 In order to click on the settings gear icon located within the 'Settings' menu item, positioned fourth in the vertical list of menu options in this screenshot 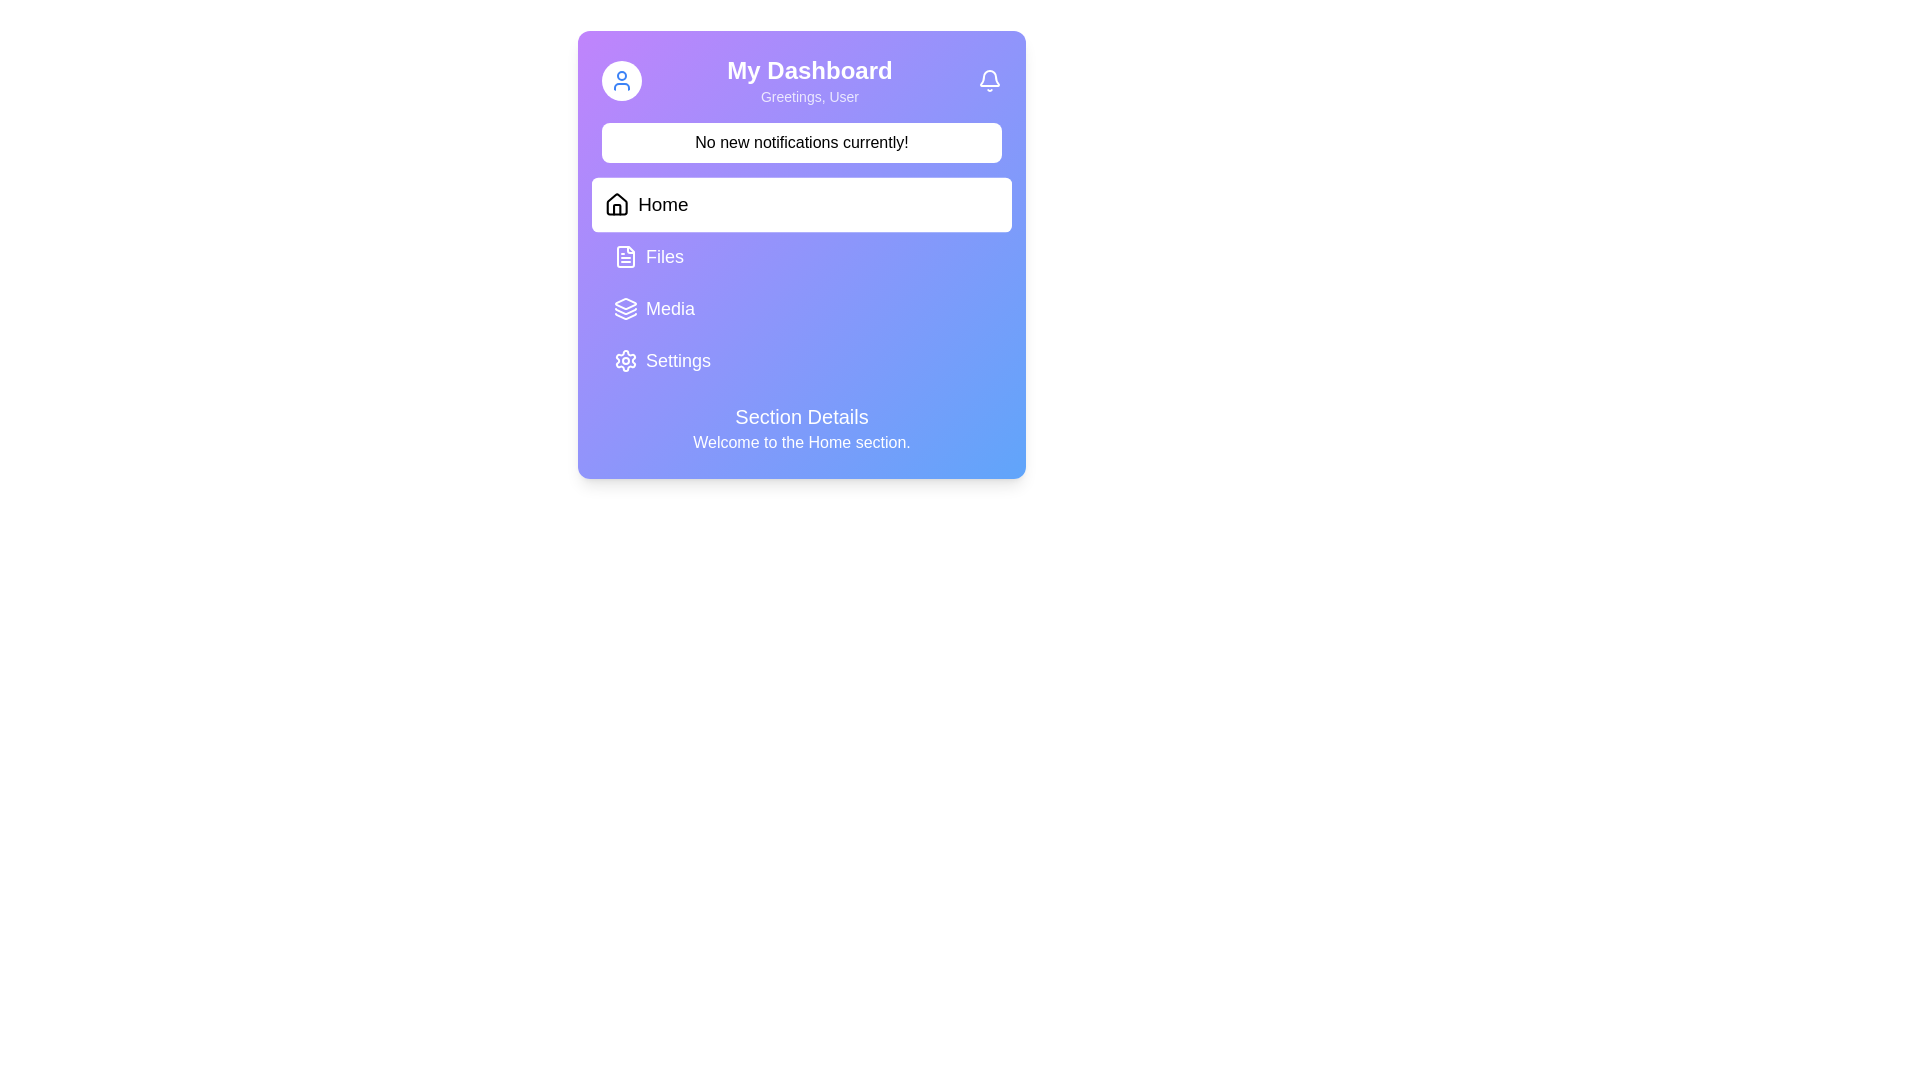, I will do `click(624, 361)`.